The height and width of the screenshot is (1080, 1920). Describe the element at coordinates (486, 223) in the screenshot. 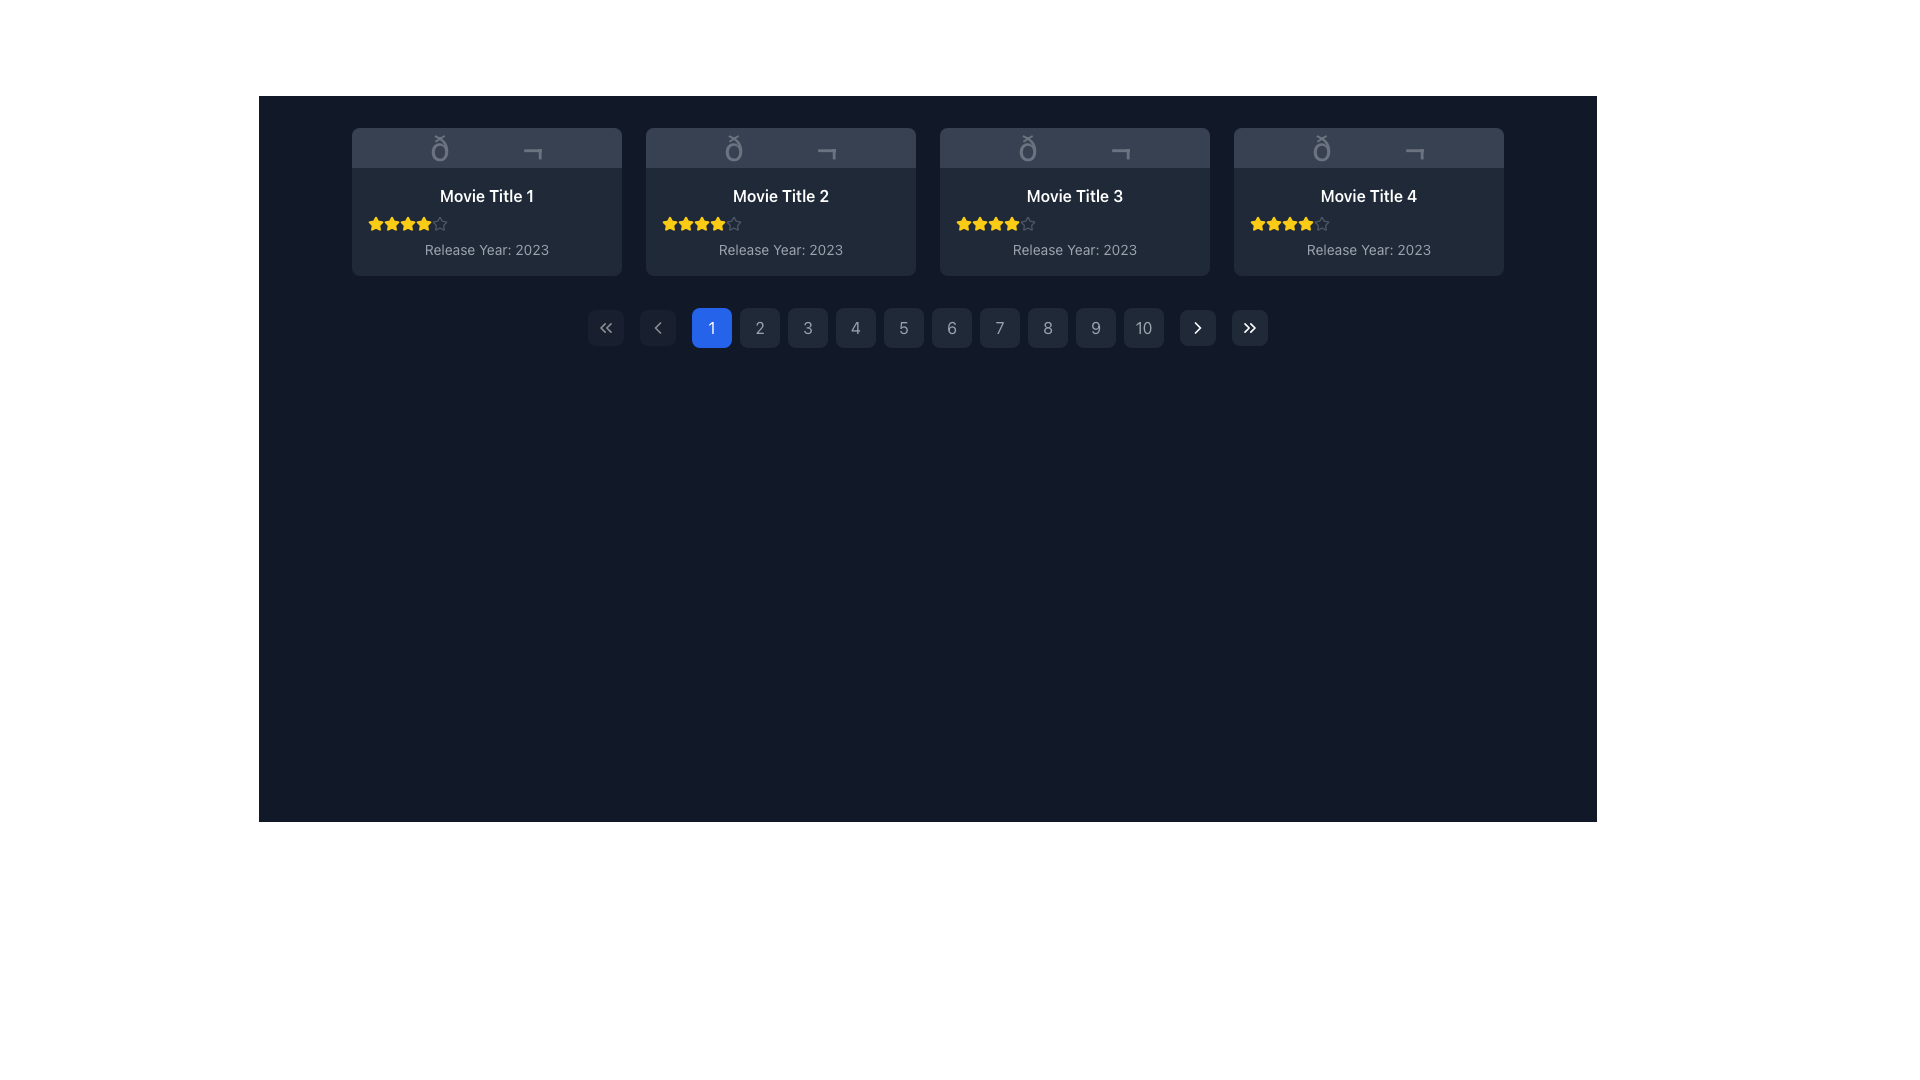

I see `the Rating display stars located below 'Movie Title 1' and above 'Release Year: 2023'` at that location.